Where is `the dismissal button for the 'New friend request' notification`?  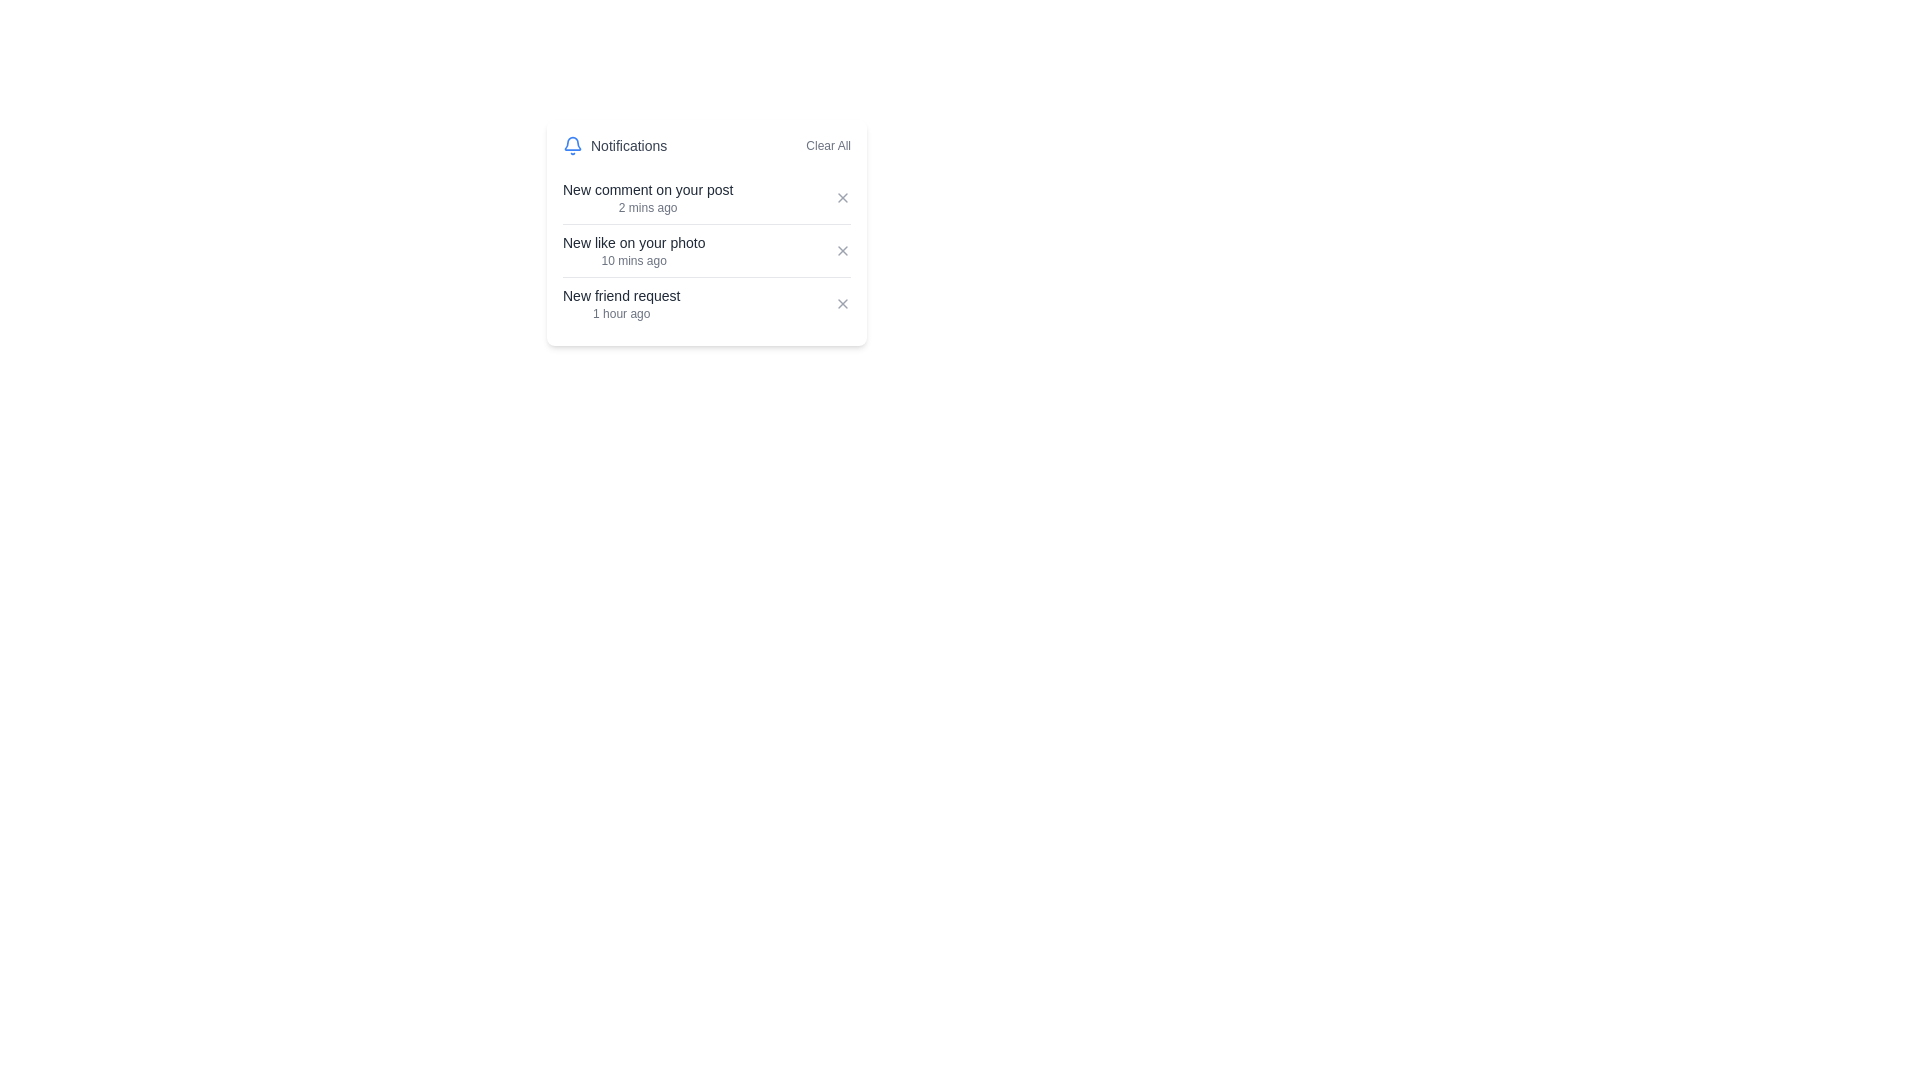 the dismissal button for the 'New friend request' notification is located at coordinates (843, 304).